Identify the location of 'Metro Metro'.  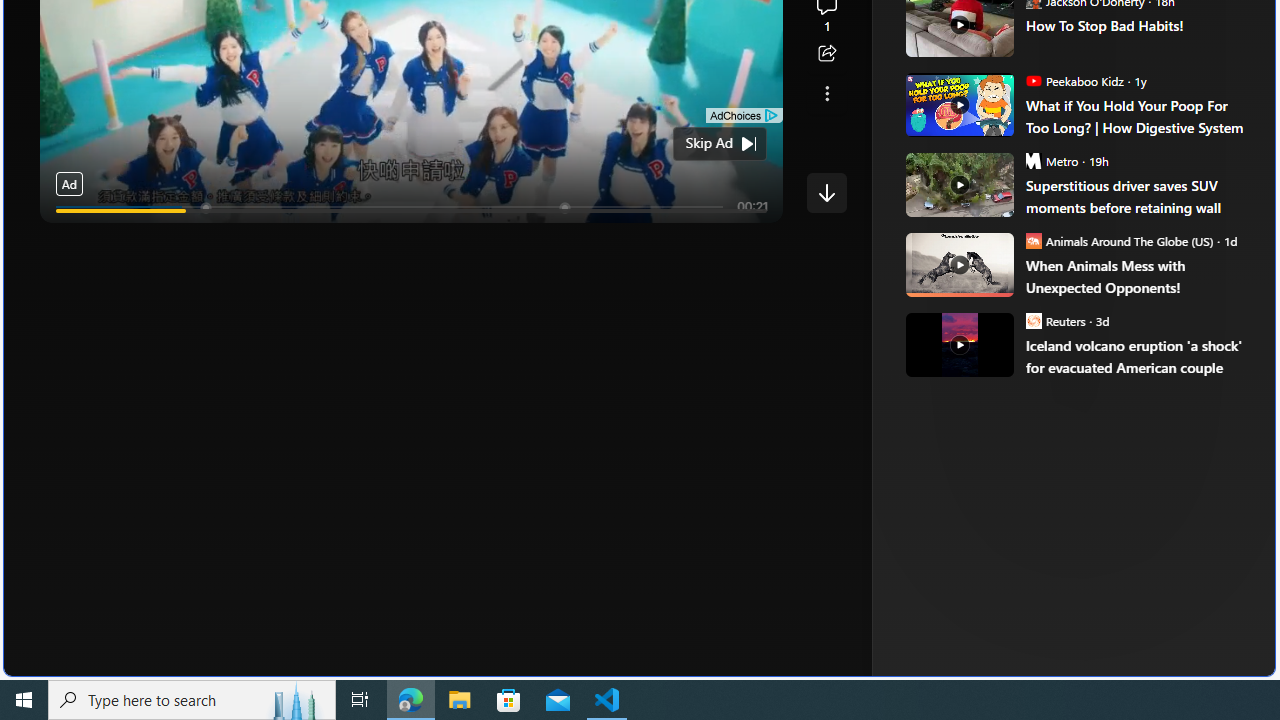
(1051, 159).